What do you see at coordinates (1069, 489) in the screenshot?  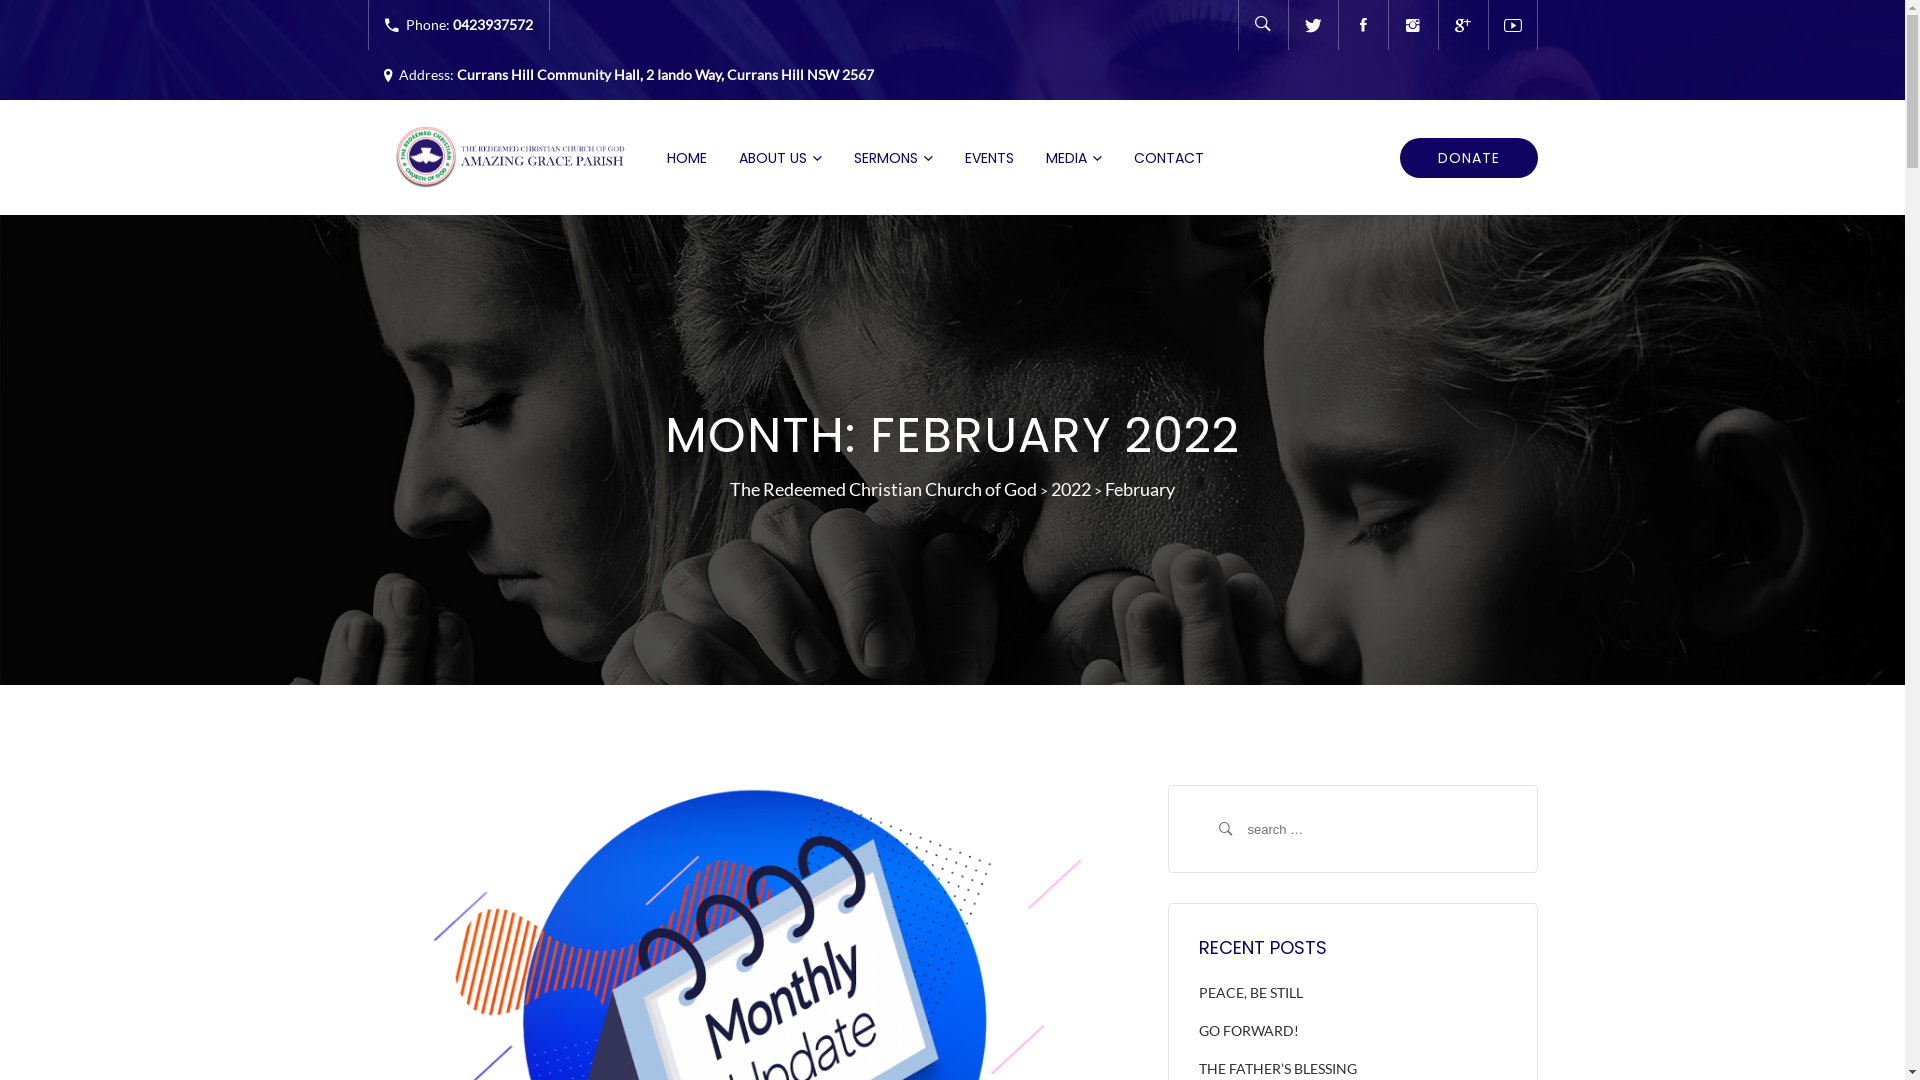 I see `'2022'` at bounding box center [1069, 489].